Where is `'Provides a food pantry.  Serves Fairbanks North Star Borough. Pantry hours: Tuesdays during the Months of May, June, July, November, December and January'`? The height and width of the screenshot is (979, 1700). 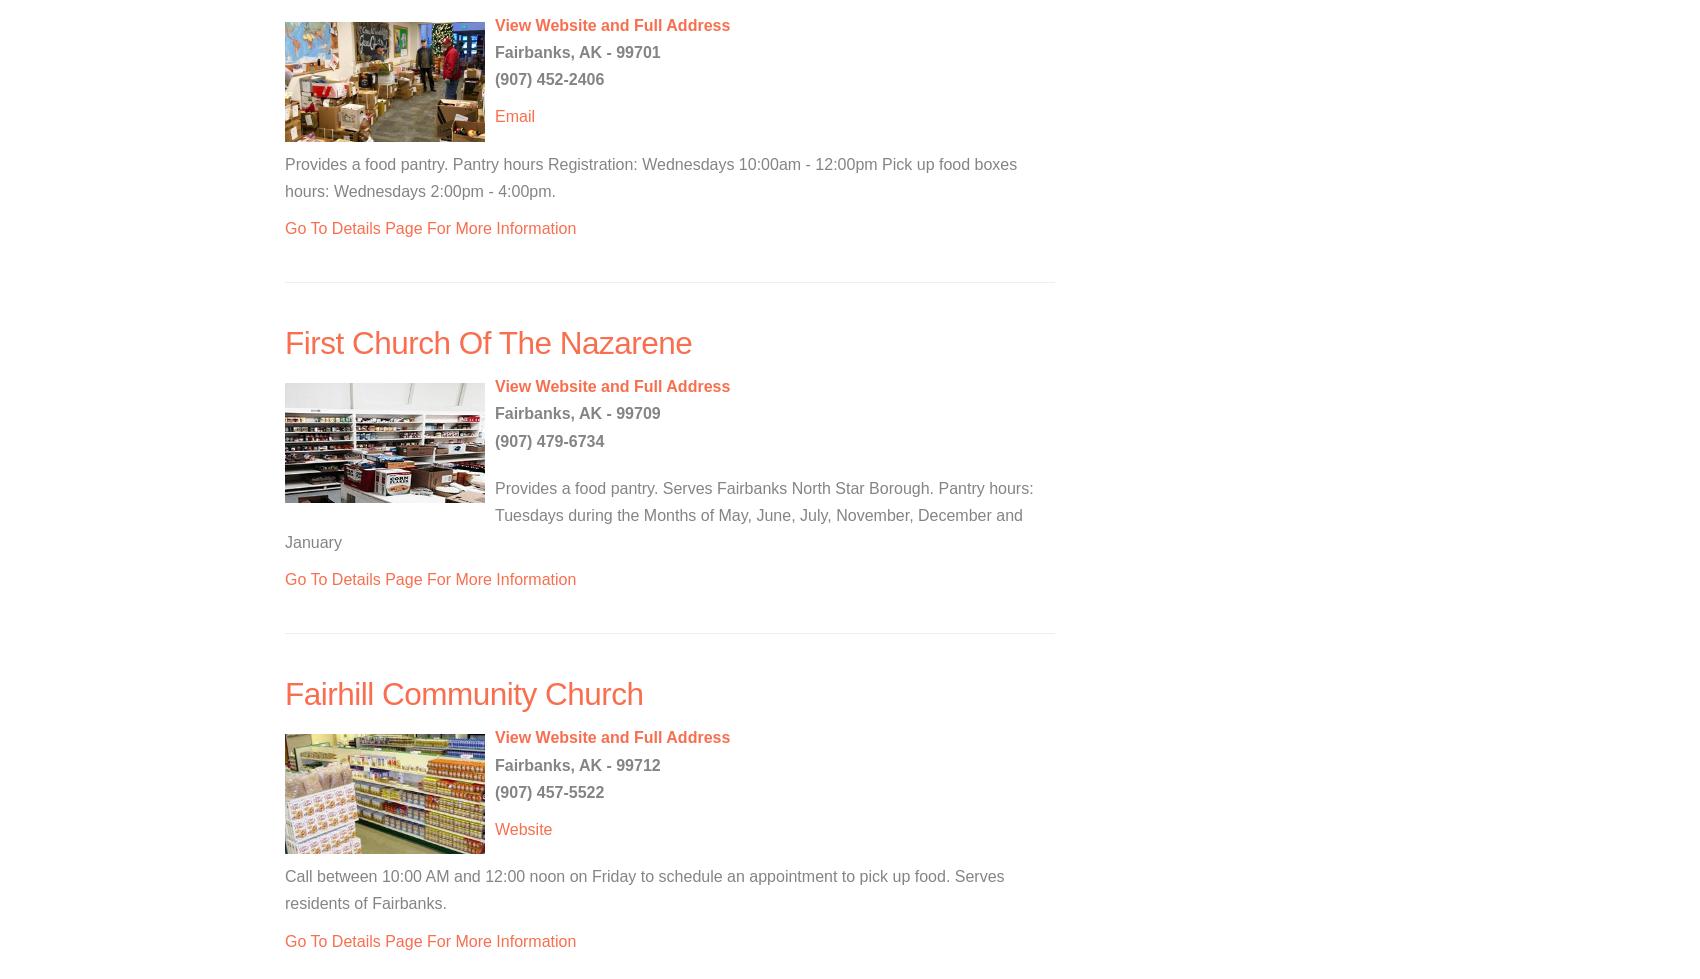 'Provides a food pantry.  Serves Fairbanks North Star Borough. Pantry hours: Tuesdays during the Months of May, June, July, November, December and January' is located at coordinates (658, 513).